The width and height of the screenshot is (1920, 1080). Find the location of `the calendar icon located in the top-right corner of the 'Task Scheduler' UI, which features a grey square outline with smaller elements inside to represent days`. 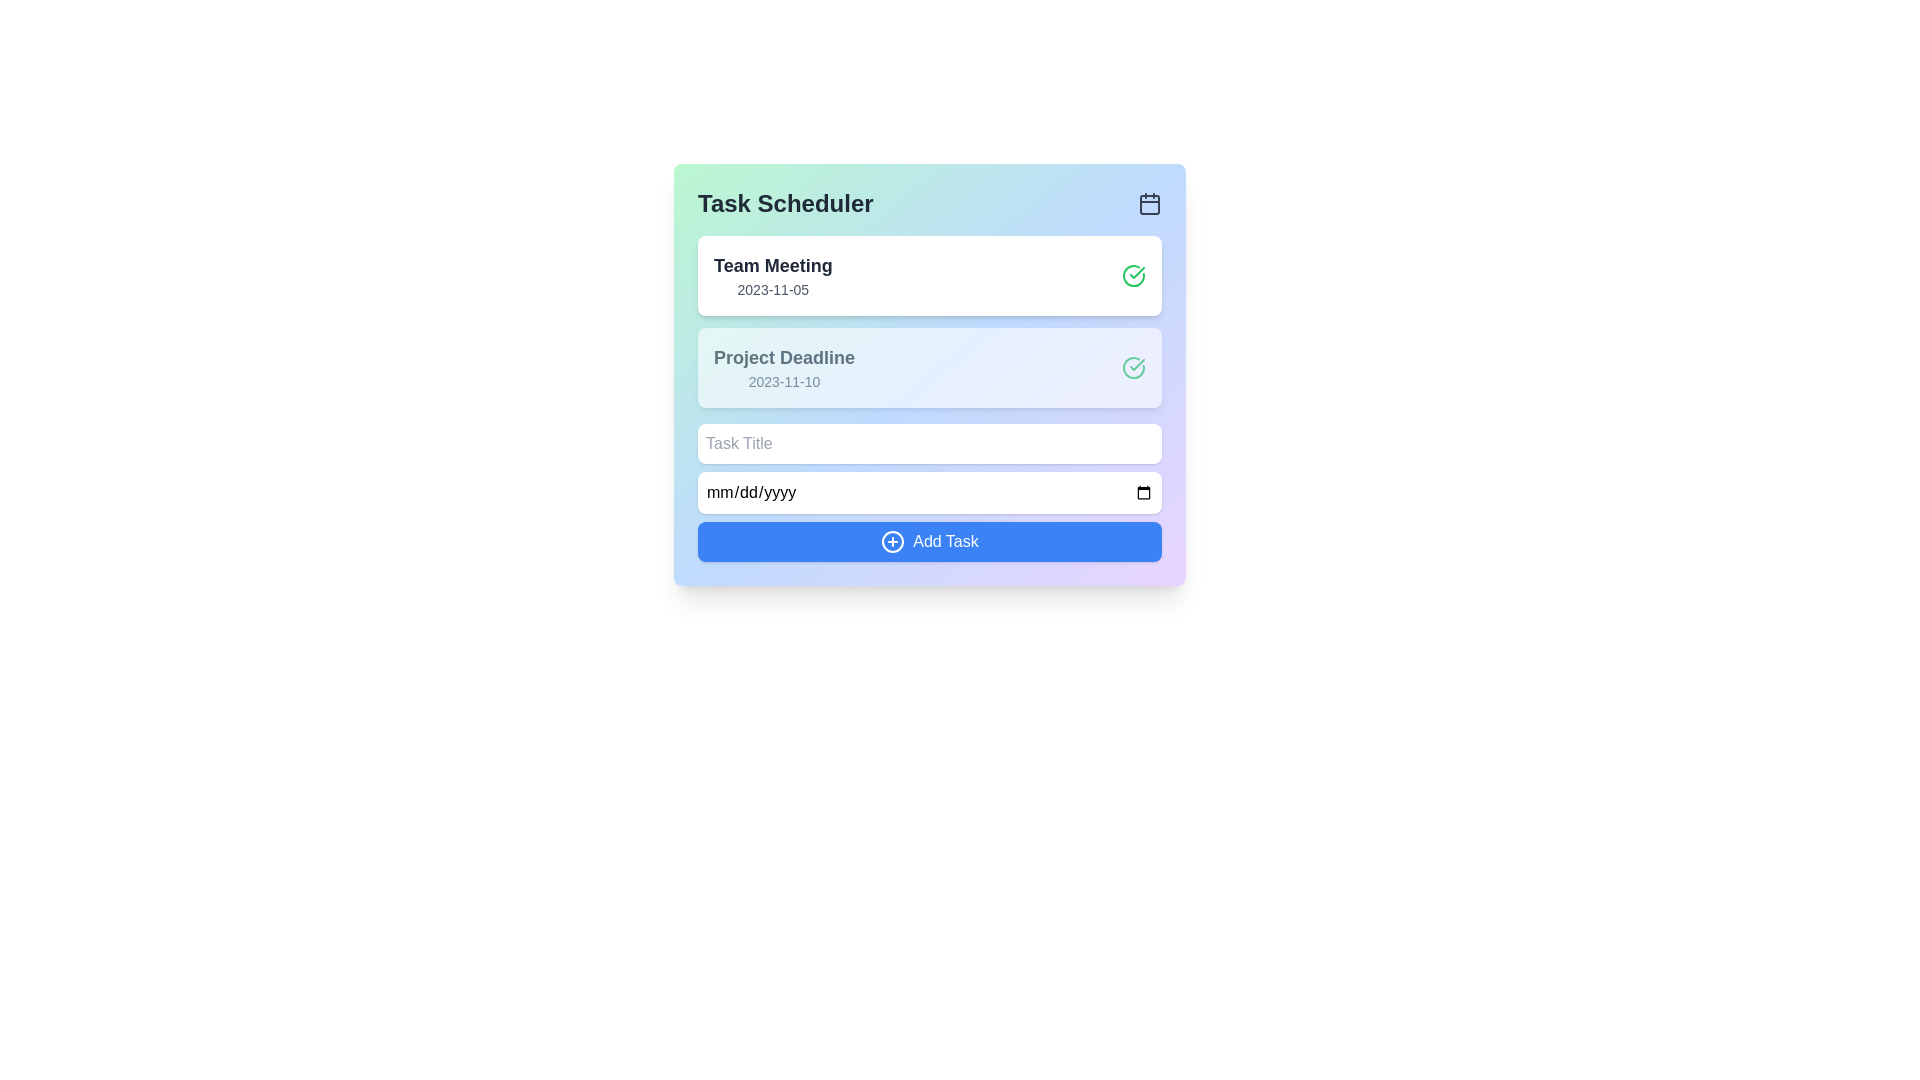

the calendar icon located in the top-right corner of the 'Task Scheduler' UI, which features a grey square outline with smaller elements inside to represent days is located at coordinates (1150, 204).